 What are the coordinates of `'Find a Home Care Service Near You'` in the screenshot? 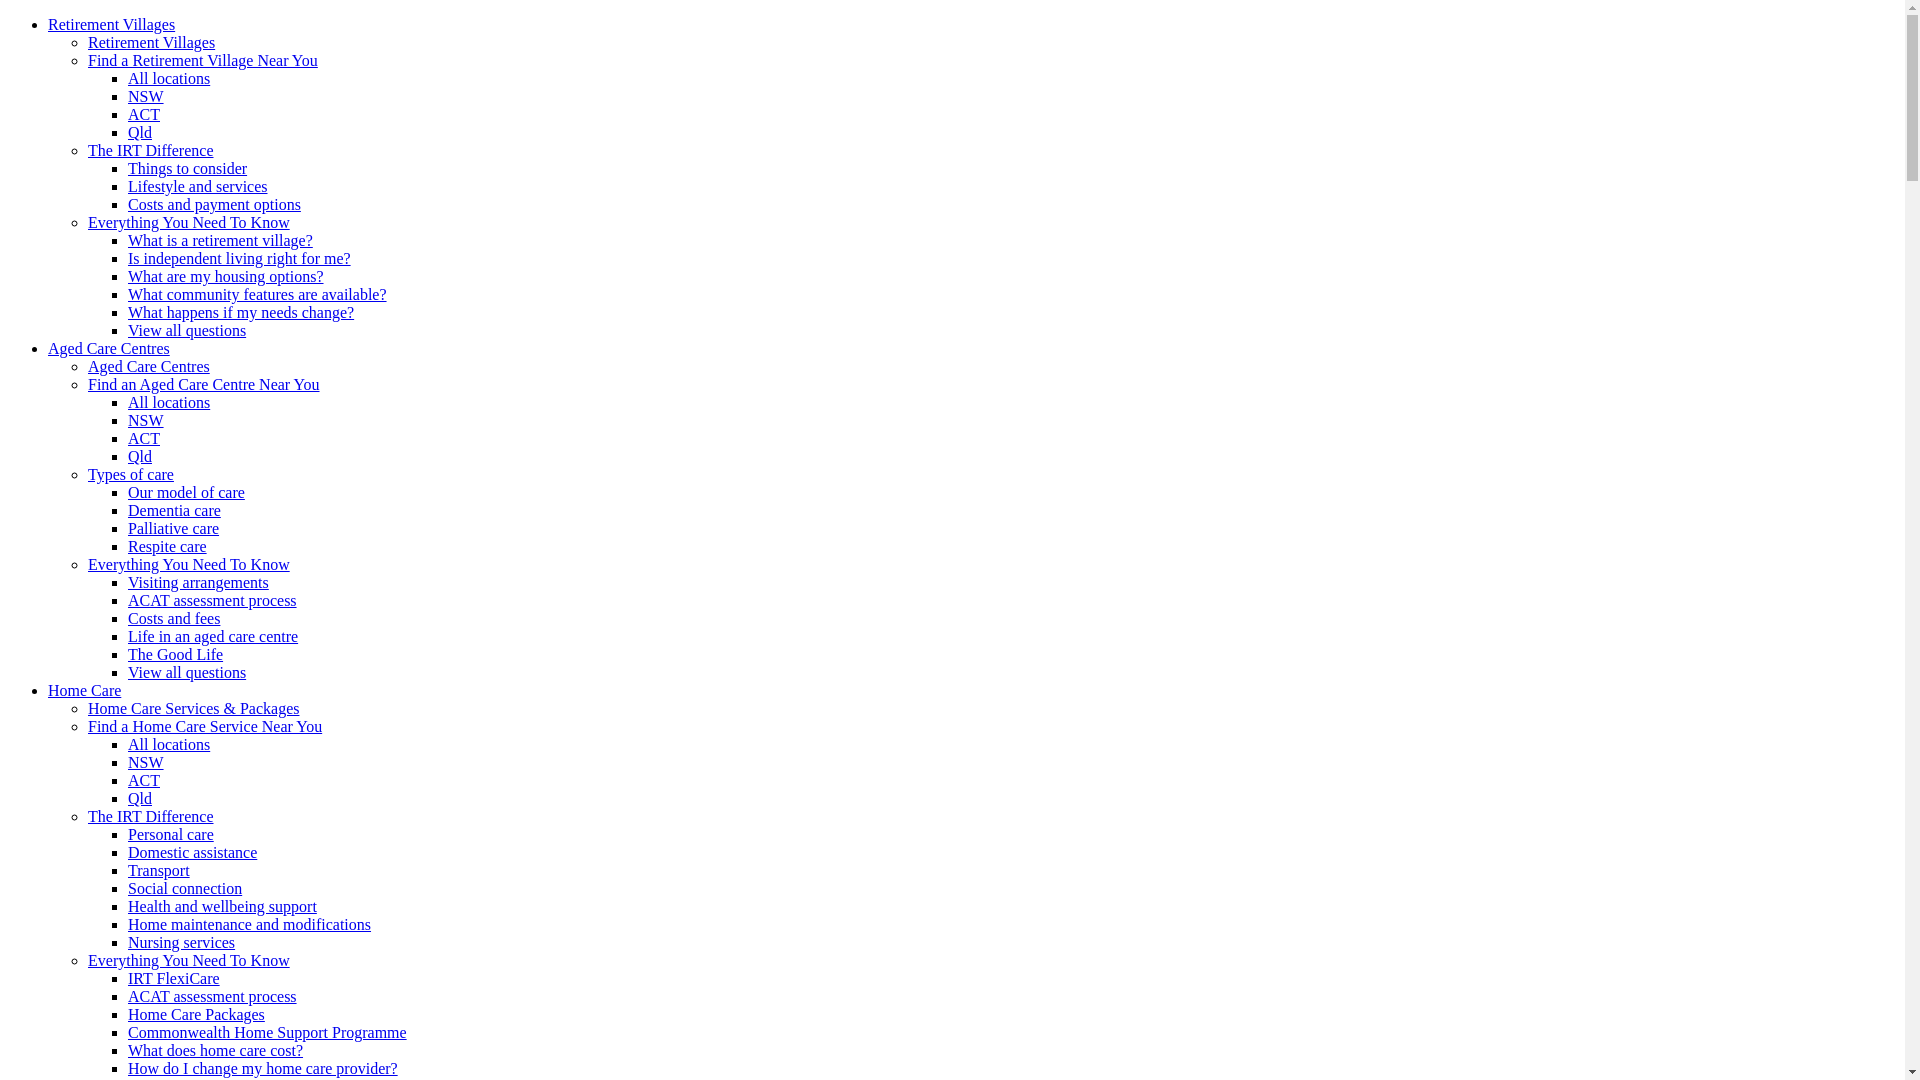 It's located at (205, 726).